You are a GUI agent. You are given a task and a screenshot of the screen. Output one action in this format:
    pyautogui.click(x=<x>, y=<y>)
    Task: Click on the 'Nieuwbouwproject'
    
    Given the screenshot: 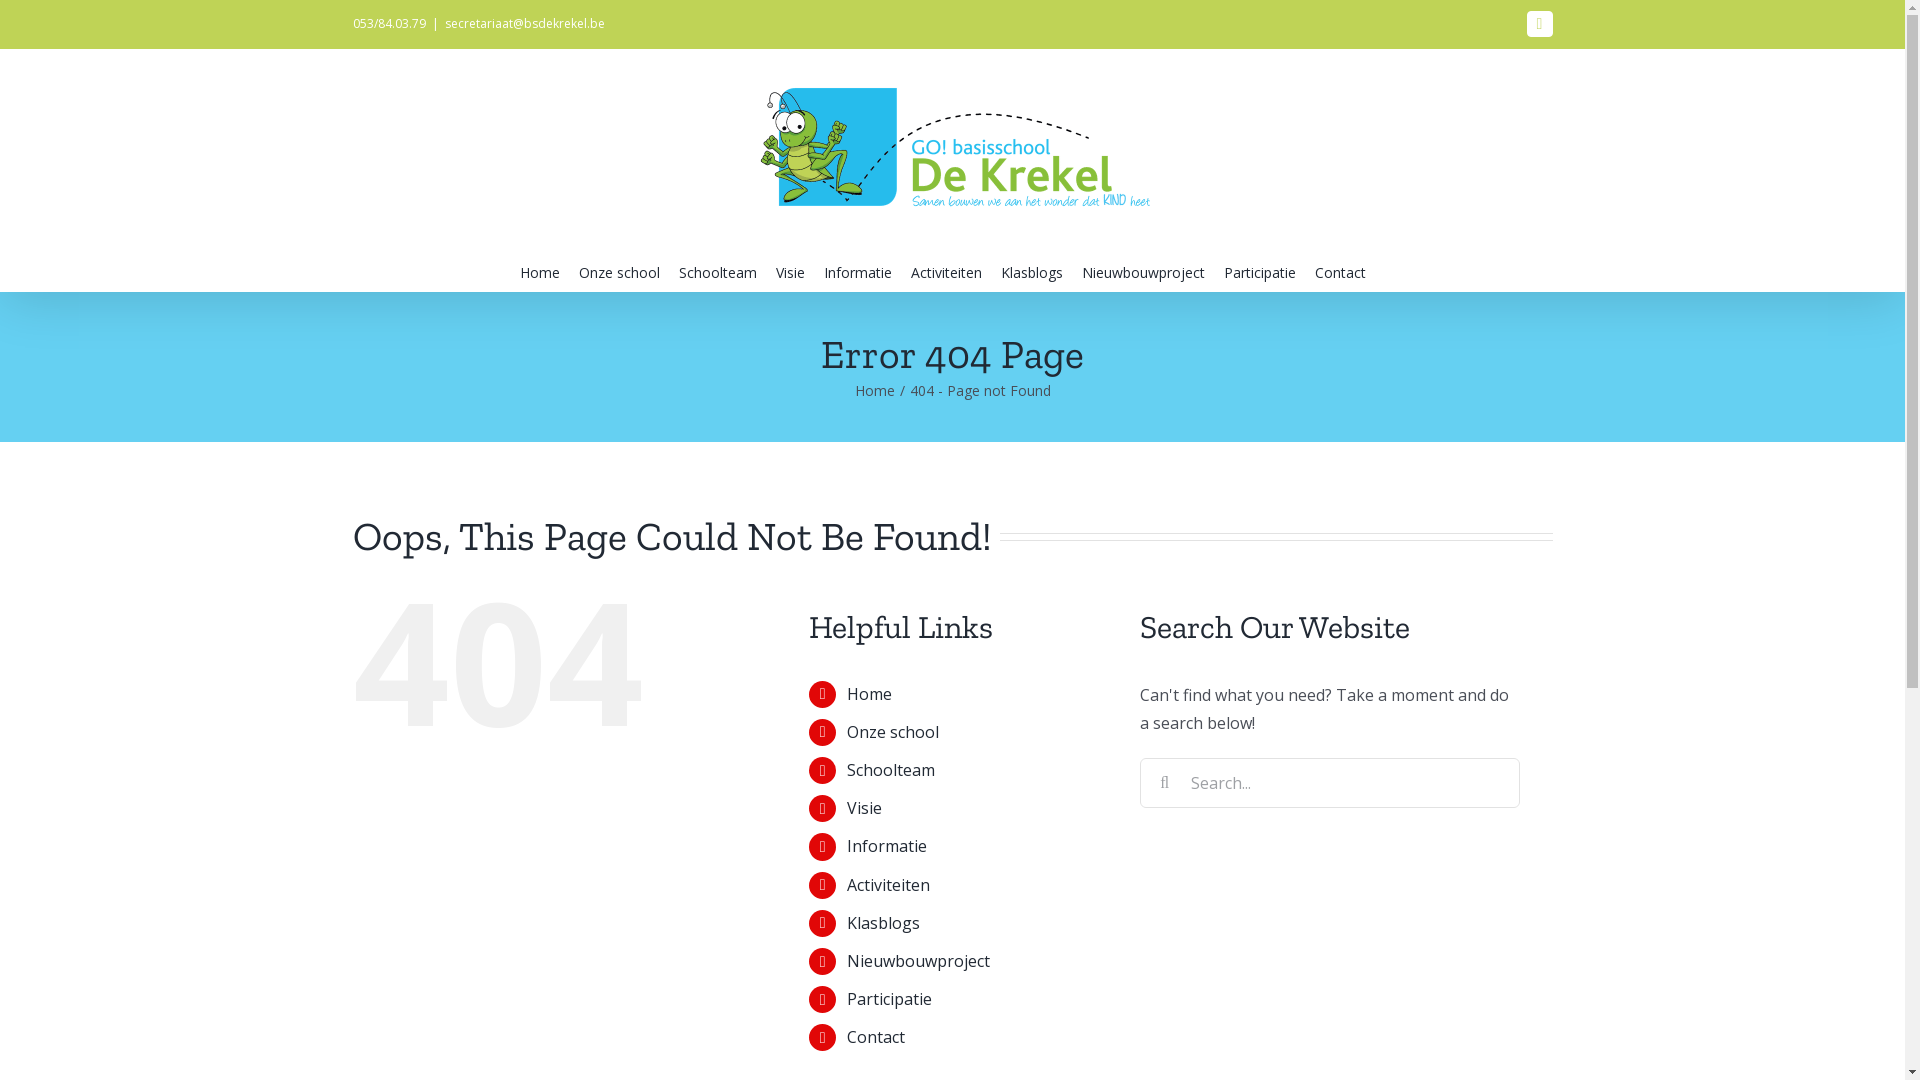 What is the action you would take?
    pyautogui.click(x=1143, y=270)
    